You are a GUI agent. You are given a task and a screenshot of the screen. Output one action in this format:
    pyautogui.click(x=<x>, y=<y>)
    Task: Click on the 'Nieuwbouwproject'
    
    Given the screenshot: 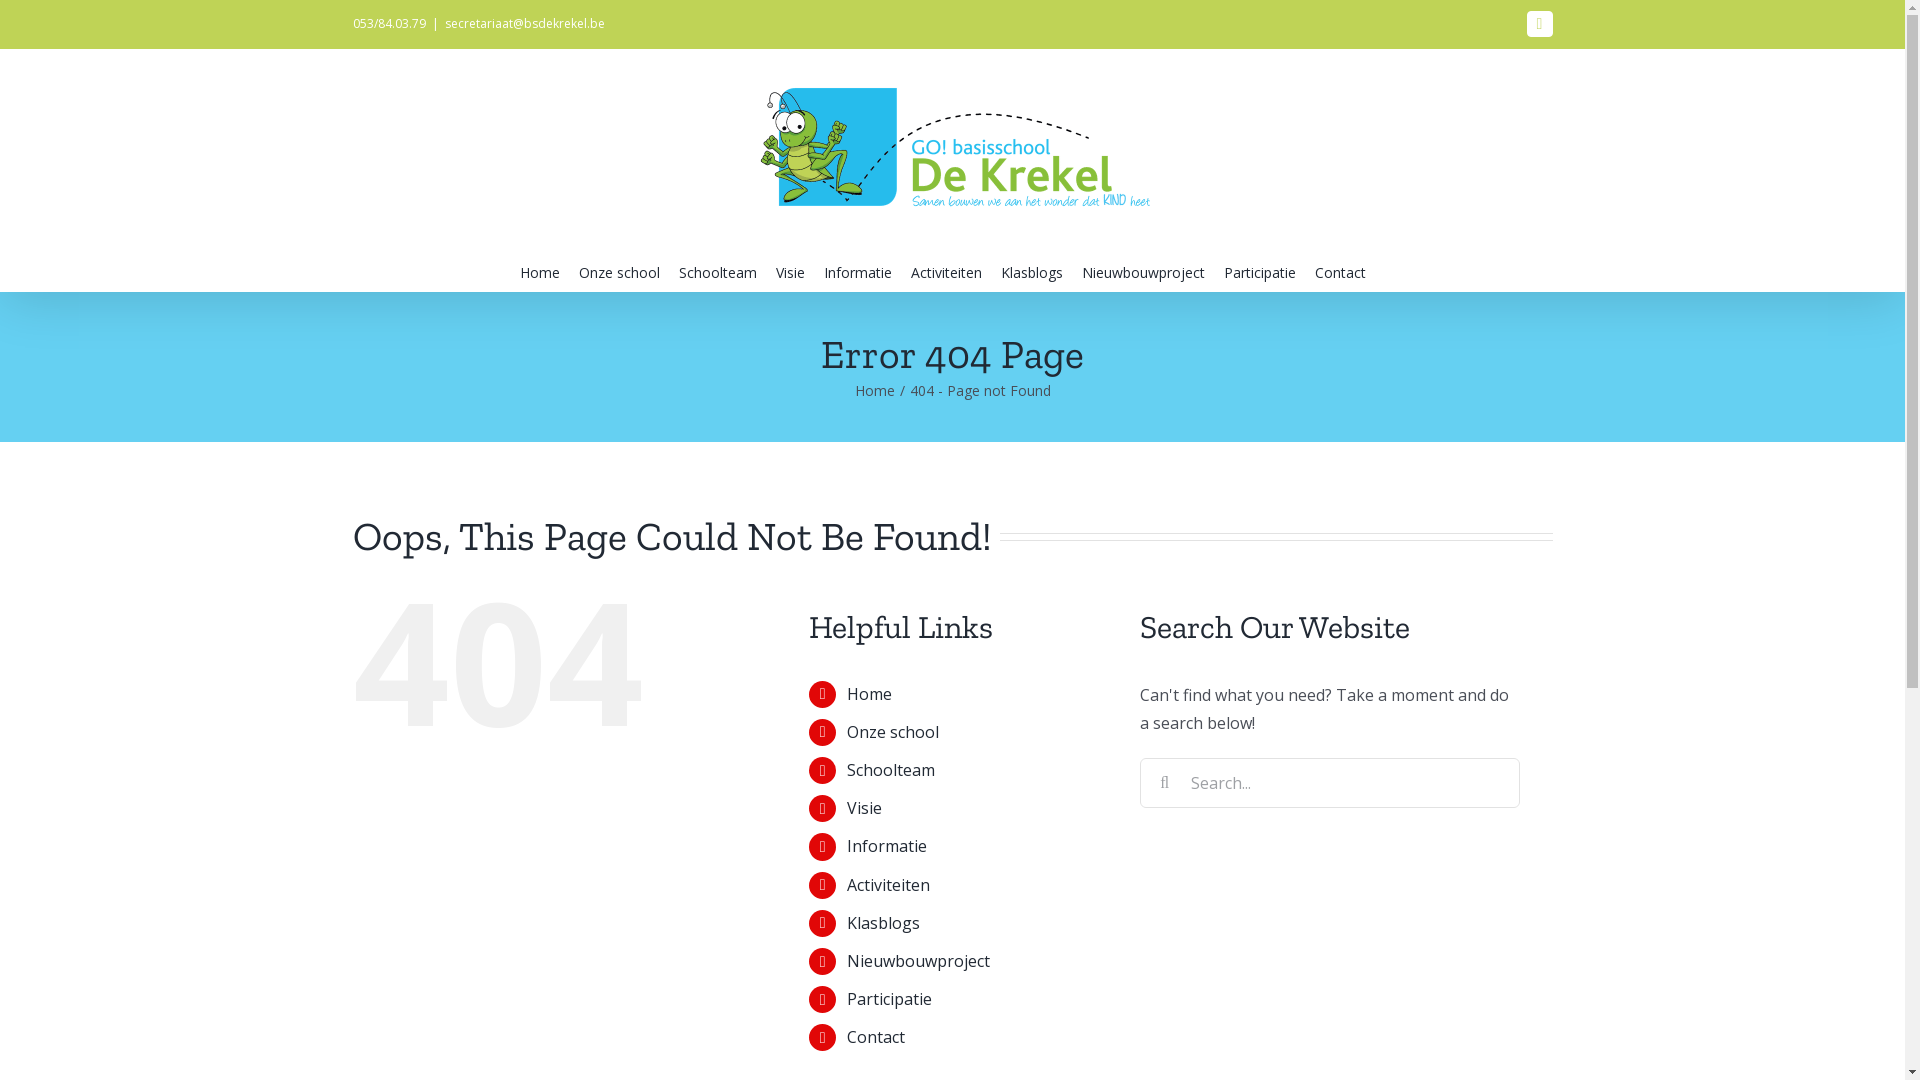 What is the action you would take?
    pyautogui.click(x=1143, y=270)
    